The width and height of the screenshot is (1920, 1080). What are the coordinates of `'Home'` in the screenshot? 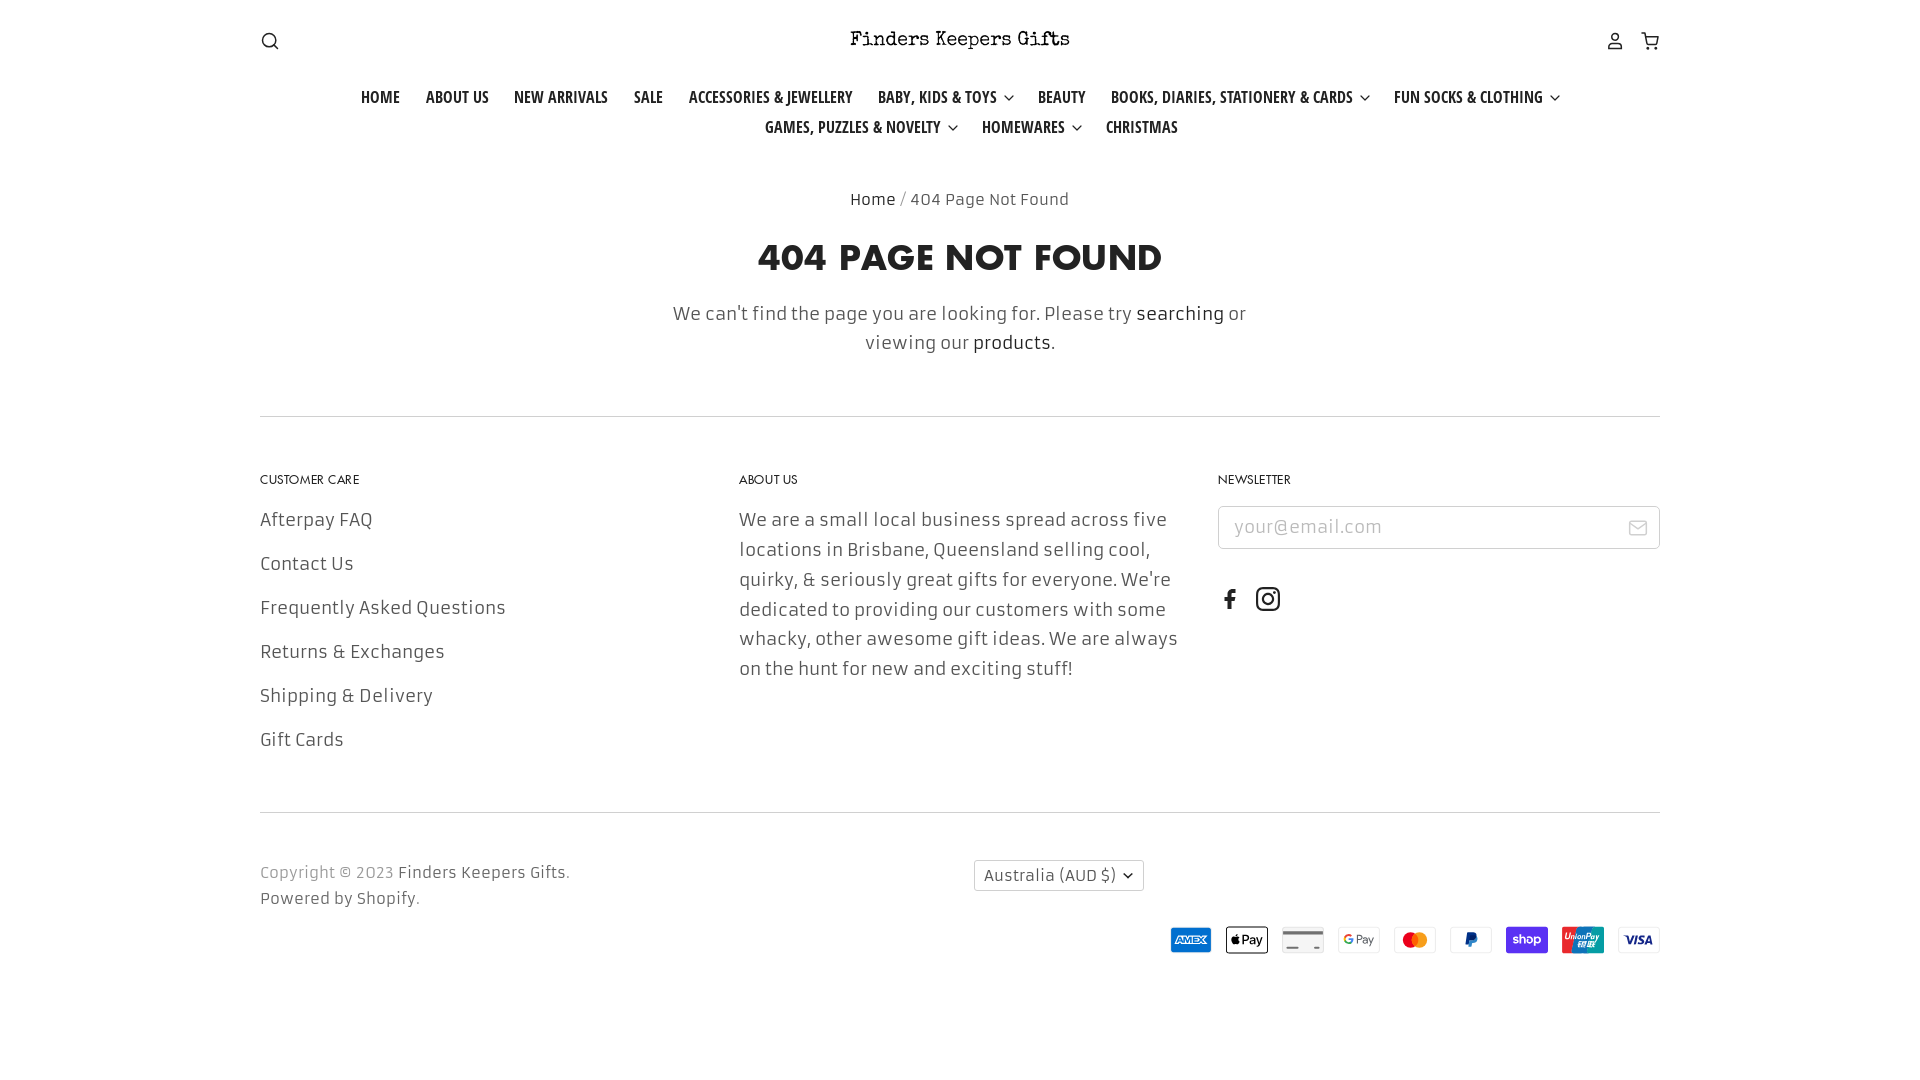 It's located at (873, 199).